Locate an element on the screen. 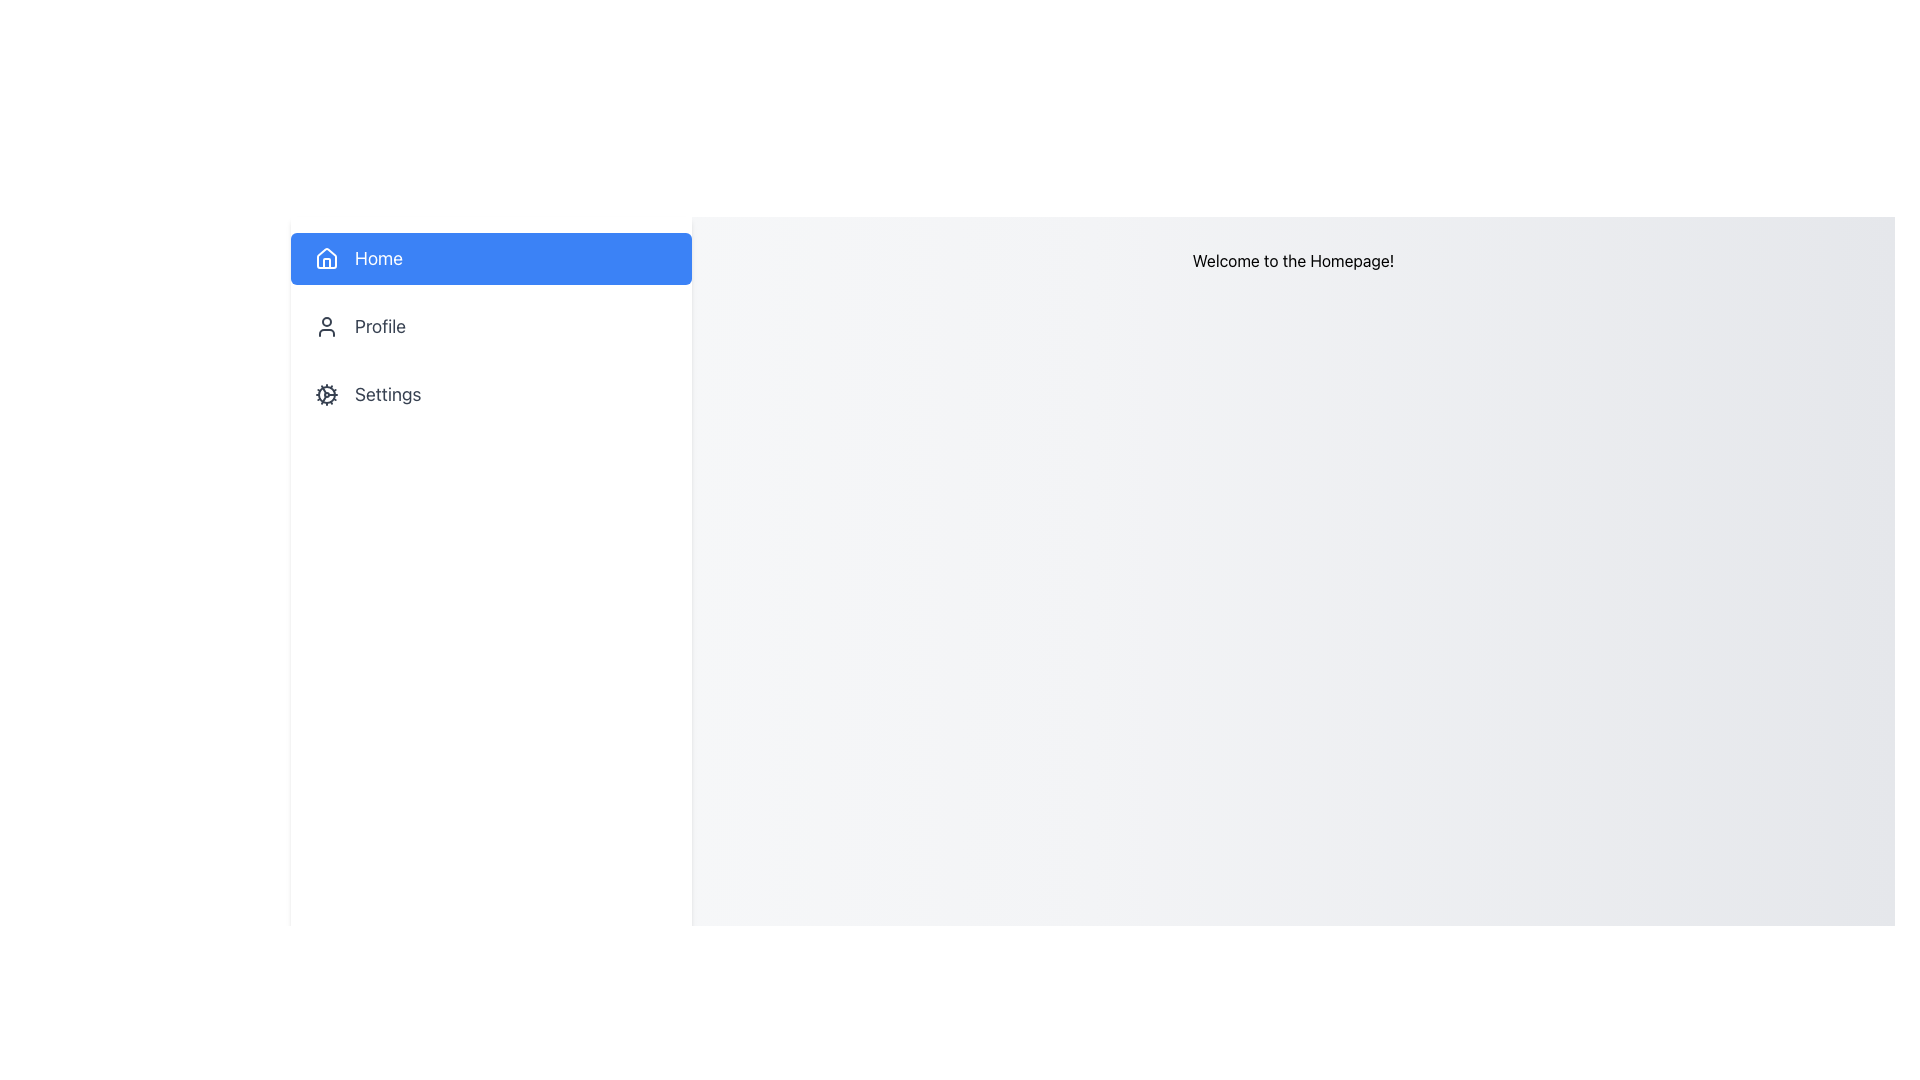 The image size is (1920, 1080). the 'Settings' button in the sidebar menu for keyboard navigation is located at coordinates (491, 394).